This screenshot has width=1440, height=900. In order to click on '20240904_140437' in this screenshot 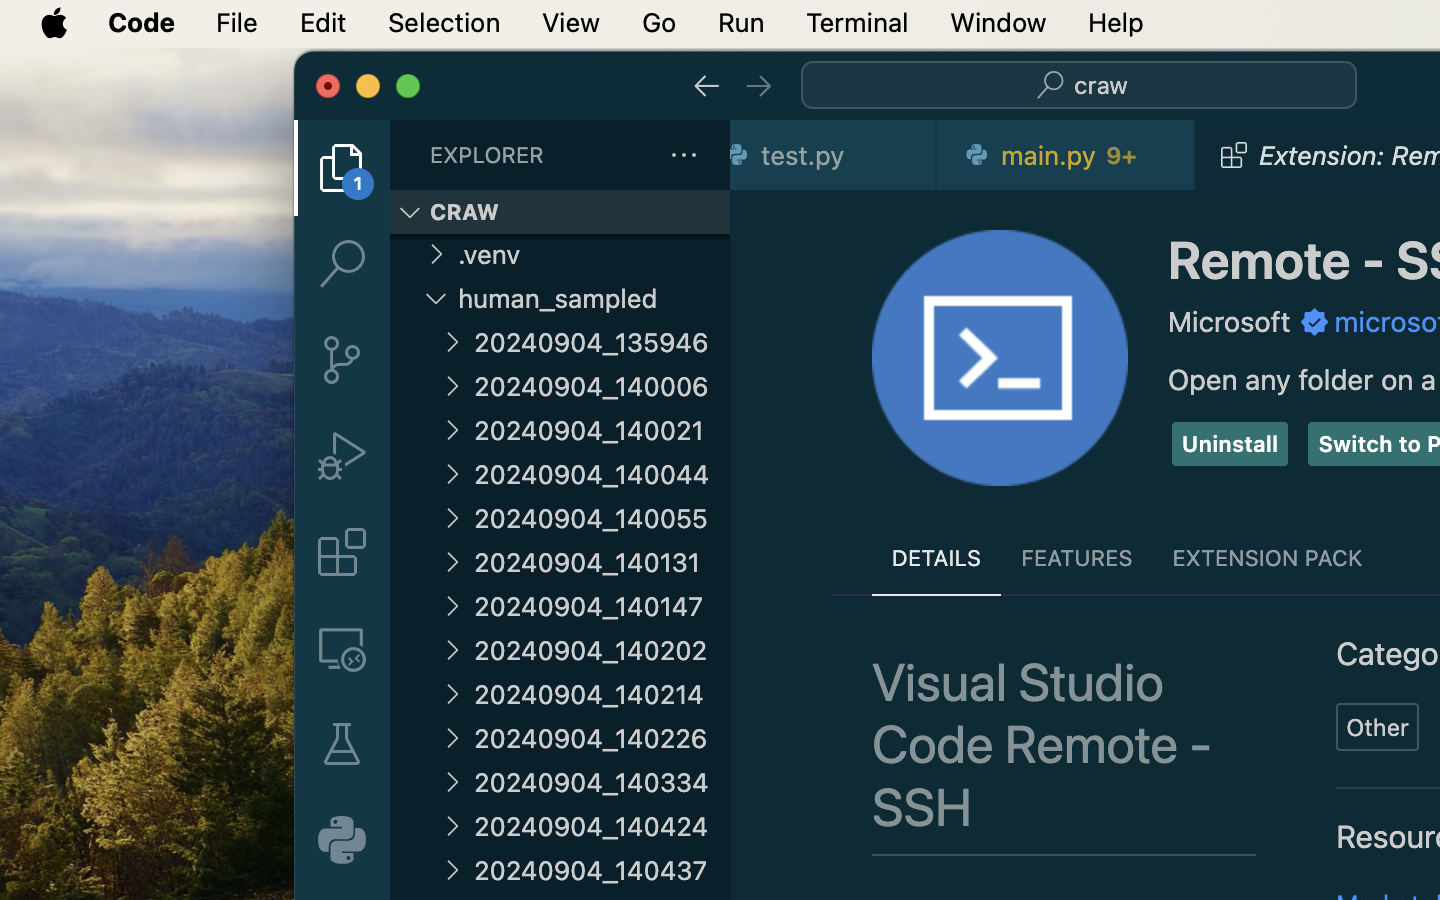, I will do `click(601, 870)`.